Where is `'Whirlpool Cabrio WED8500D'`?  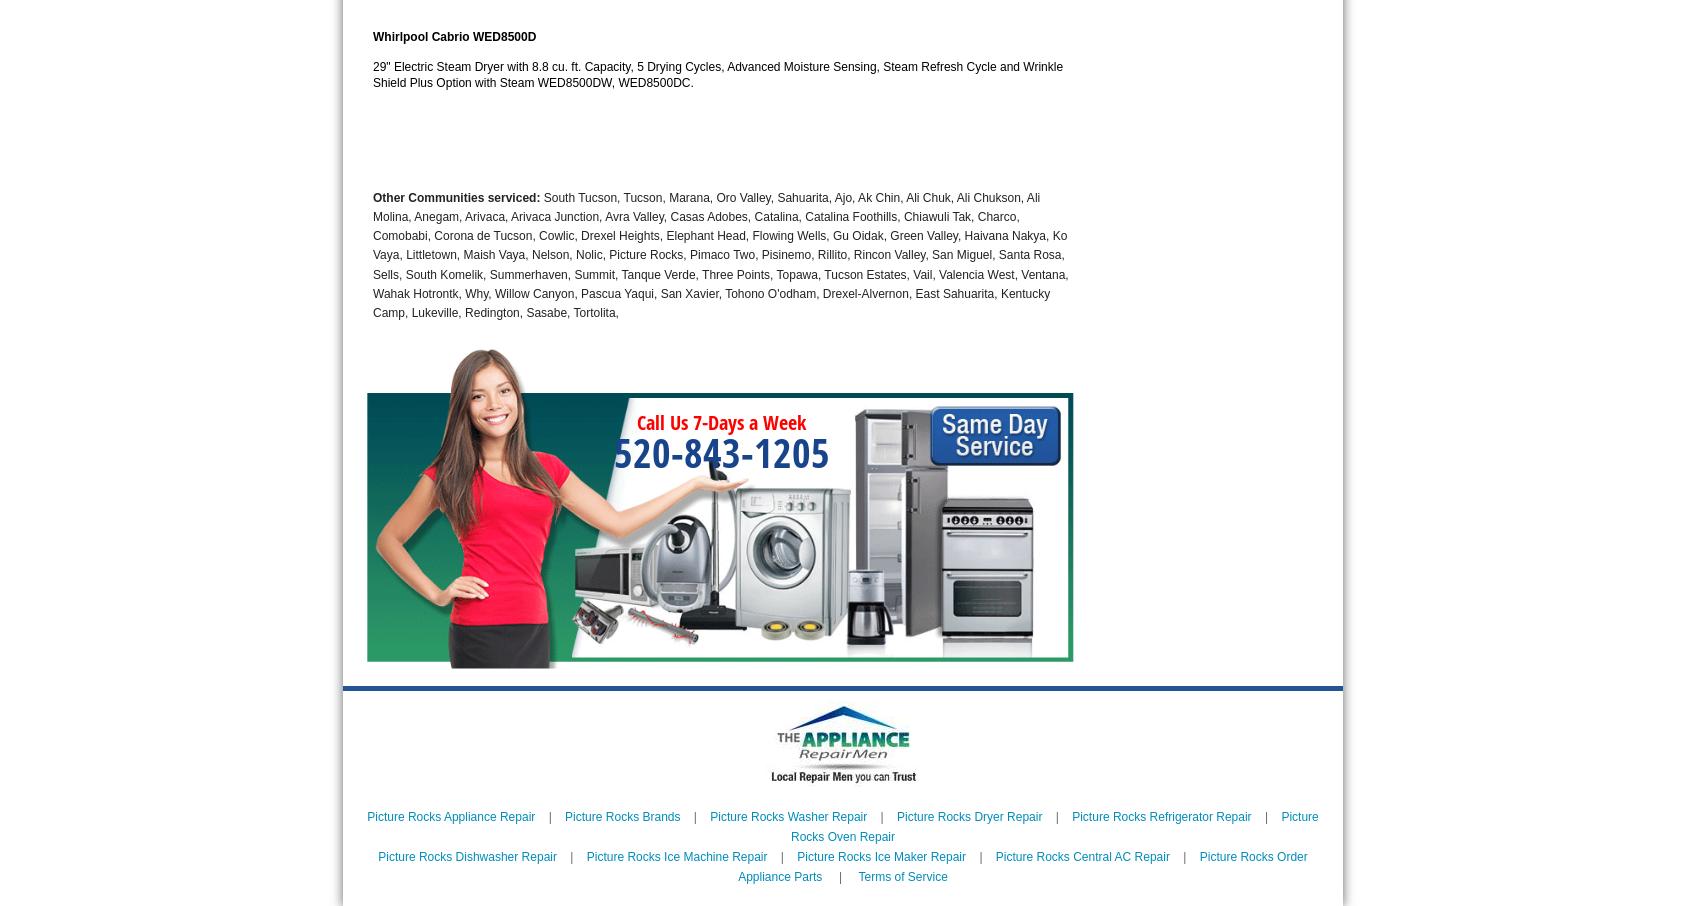
'Whirlpool Cabrio WED8500D' is located at coordinates (454, 34).